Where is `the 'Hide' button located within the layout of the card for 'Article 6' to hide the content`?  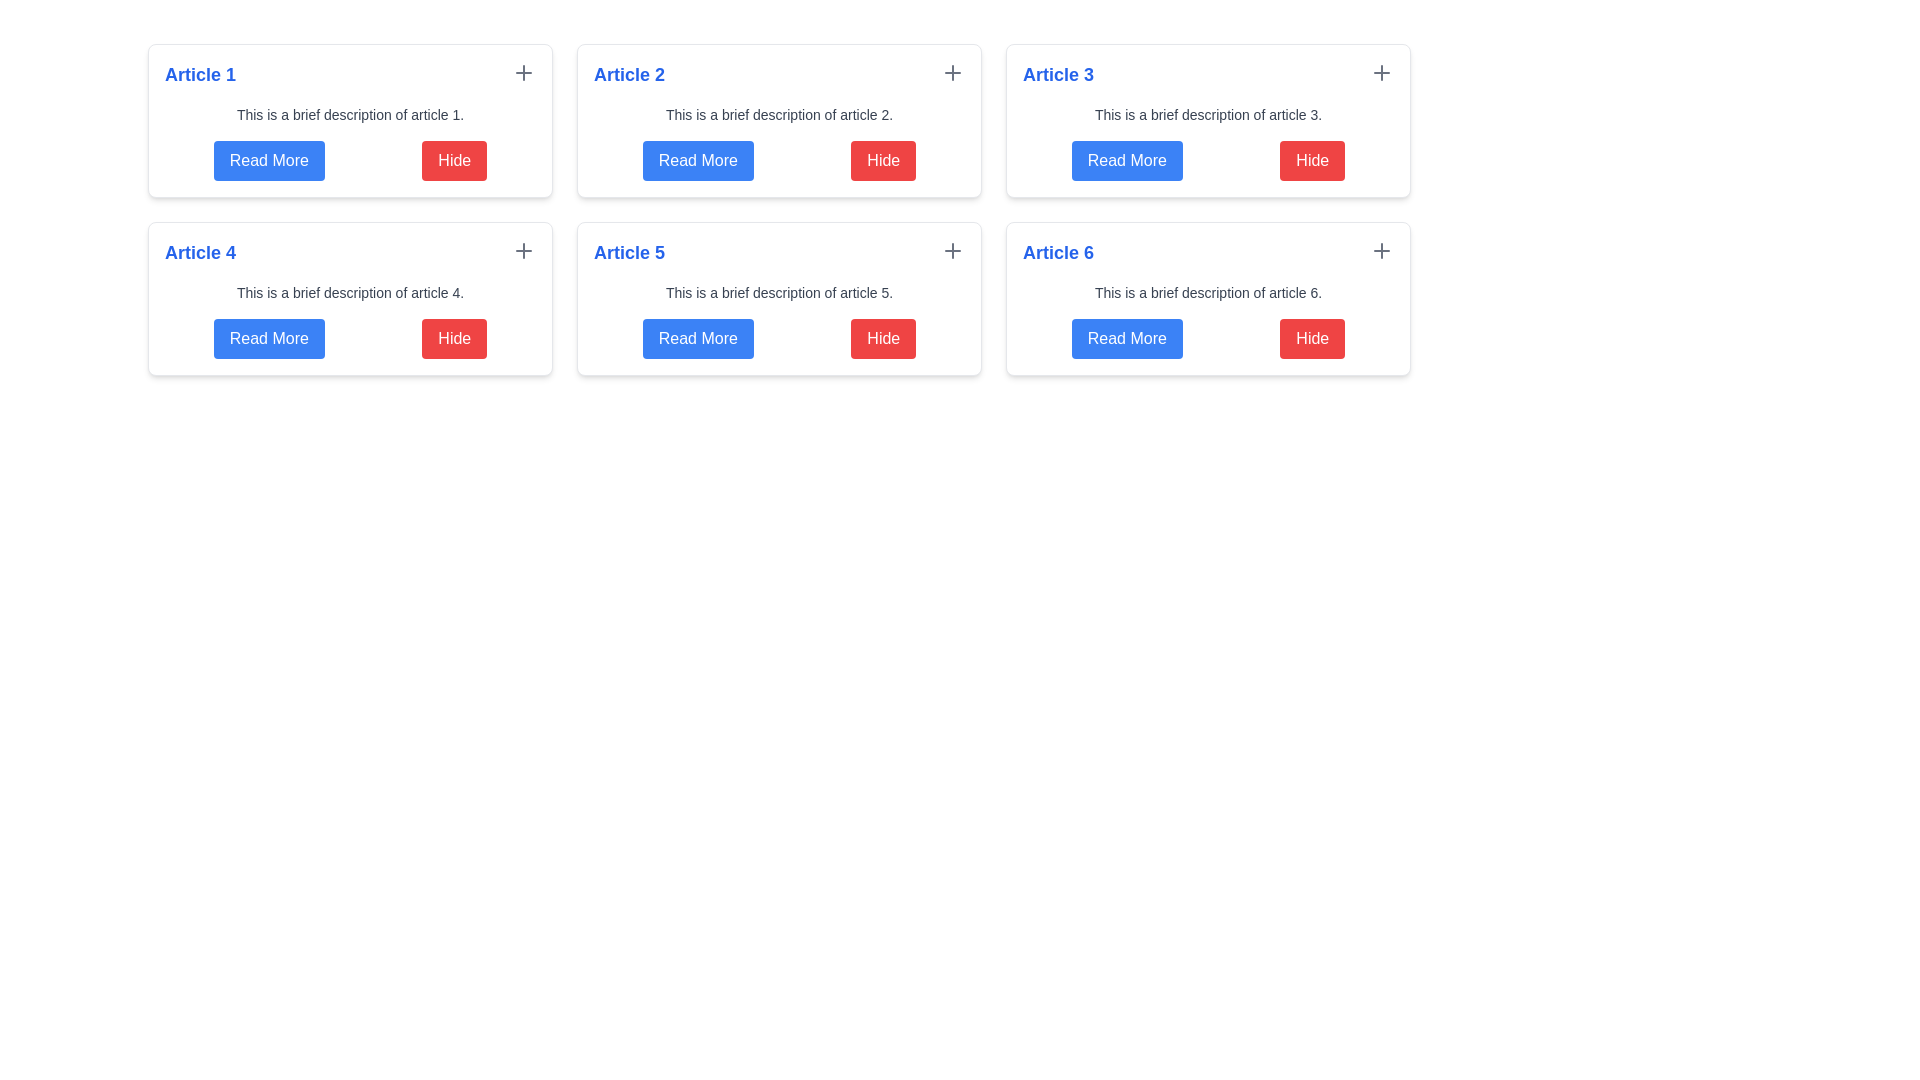
the 'Hide' button located within the layout of the card for 'Article 6' to hide the content is located at coordinates (1312, 338).